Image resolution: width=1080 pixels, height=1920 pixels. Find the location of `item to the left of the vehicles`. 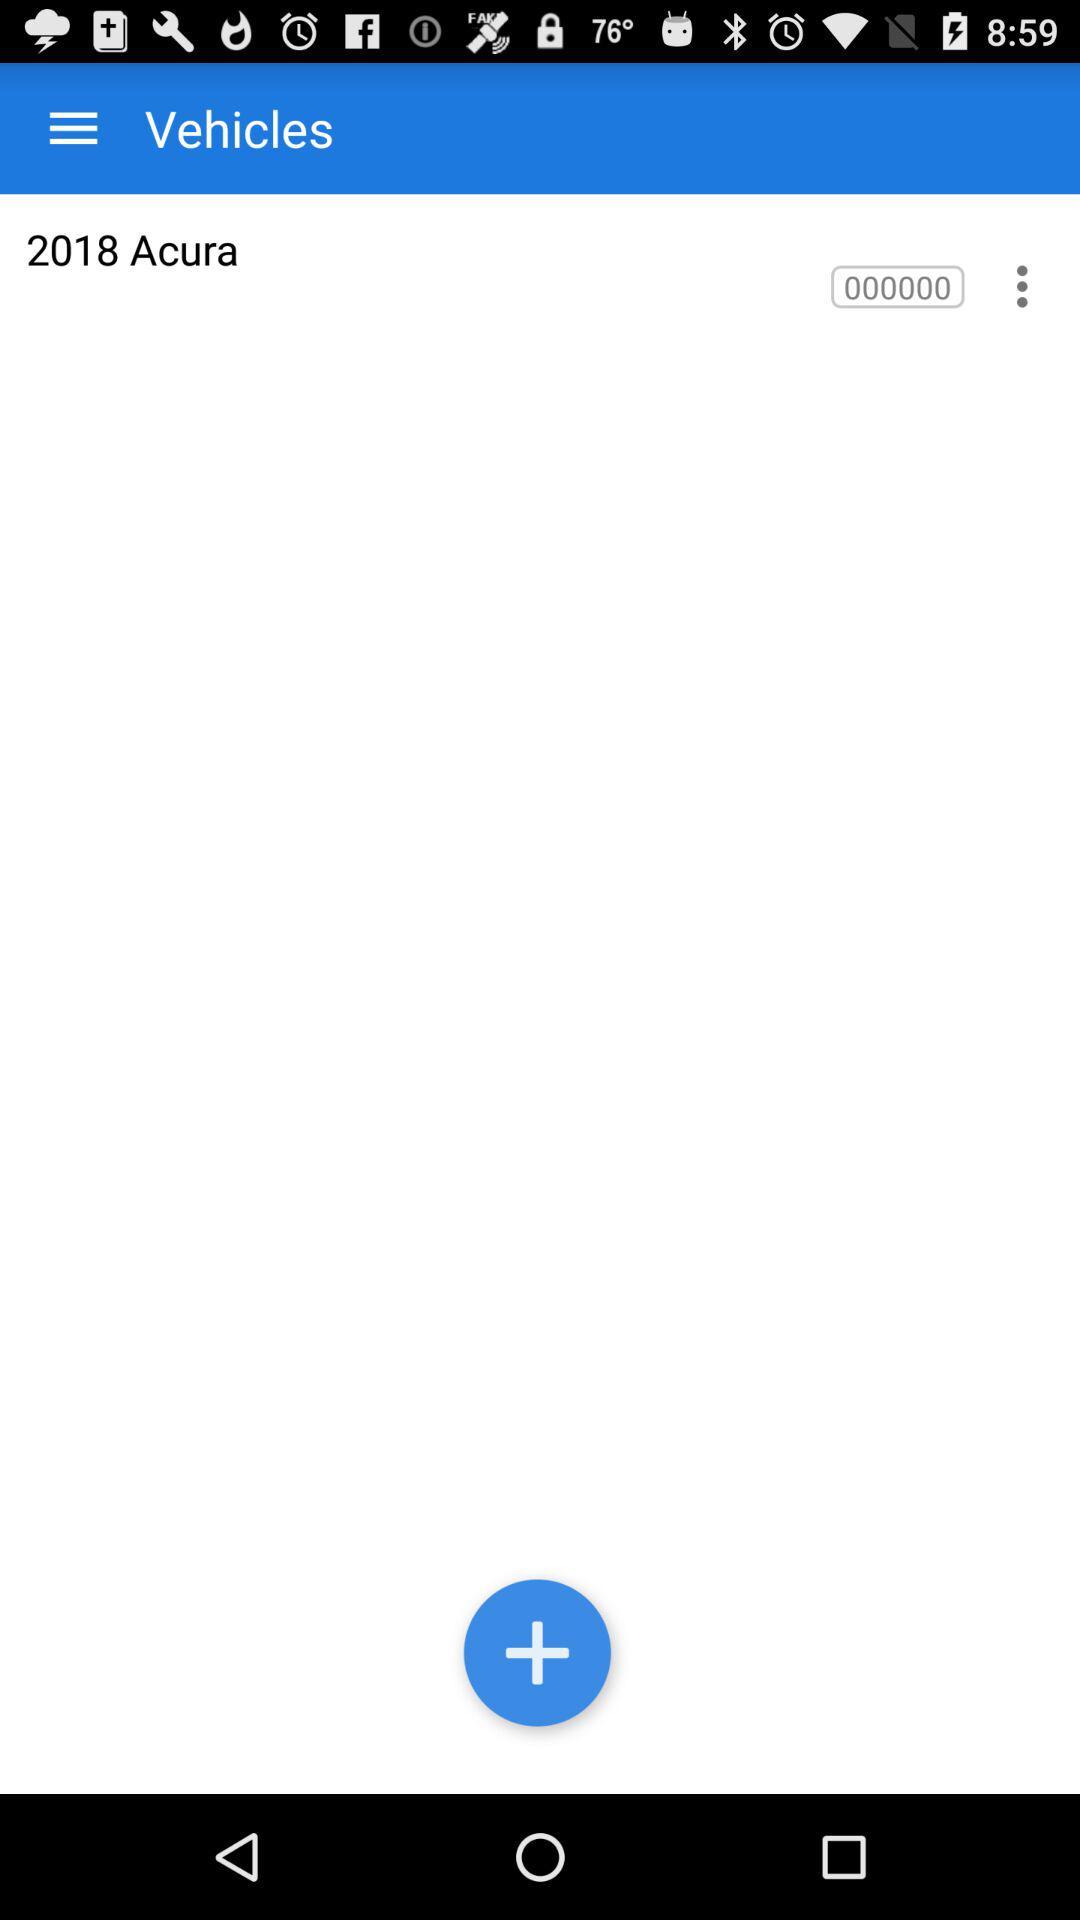

item to the left of the vehicles is located at coordinates (72, 127).